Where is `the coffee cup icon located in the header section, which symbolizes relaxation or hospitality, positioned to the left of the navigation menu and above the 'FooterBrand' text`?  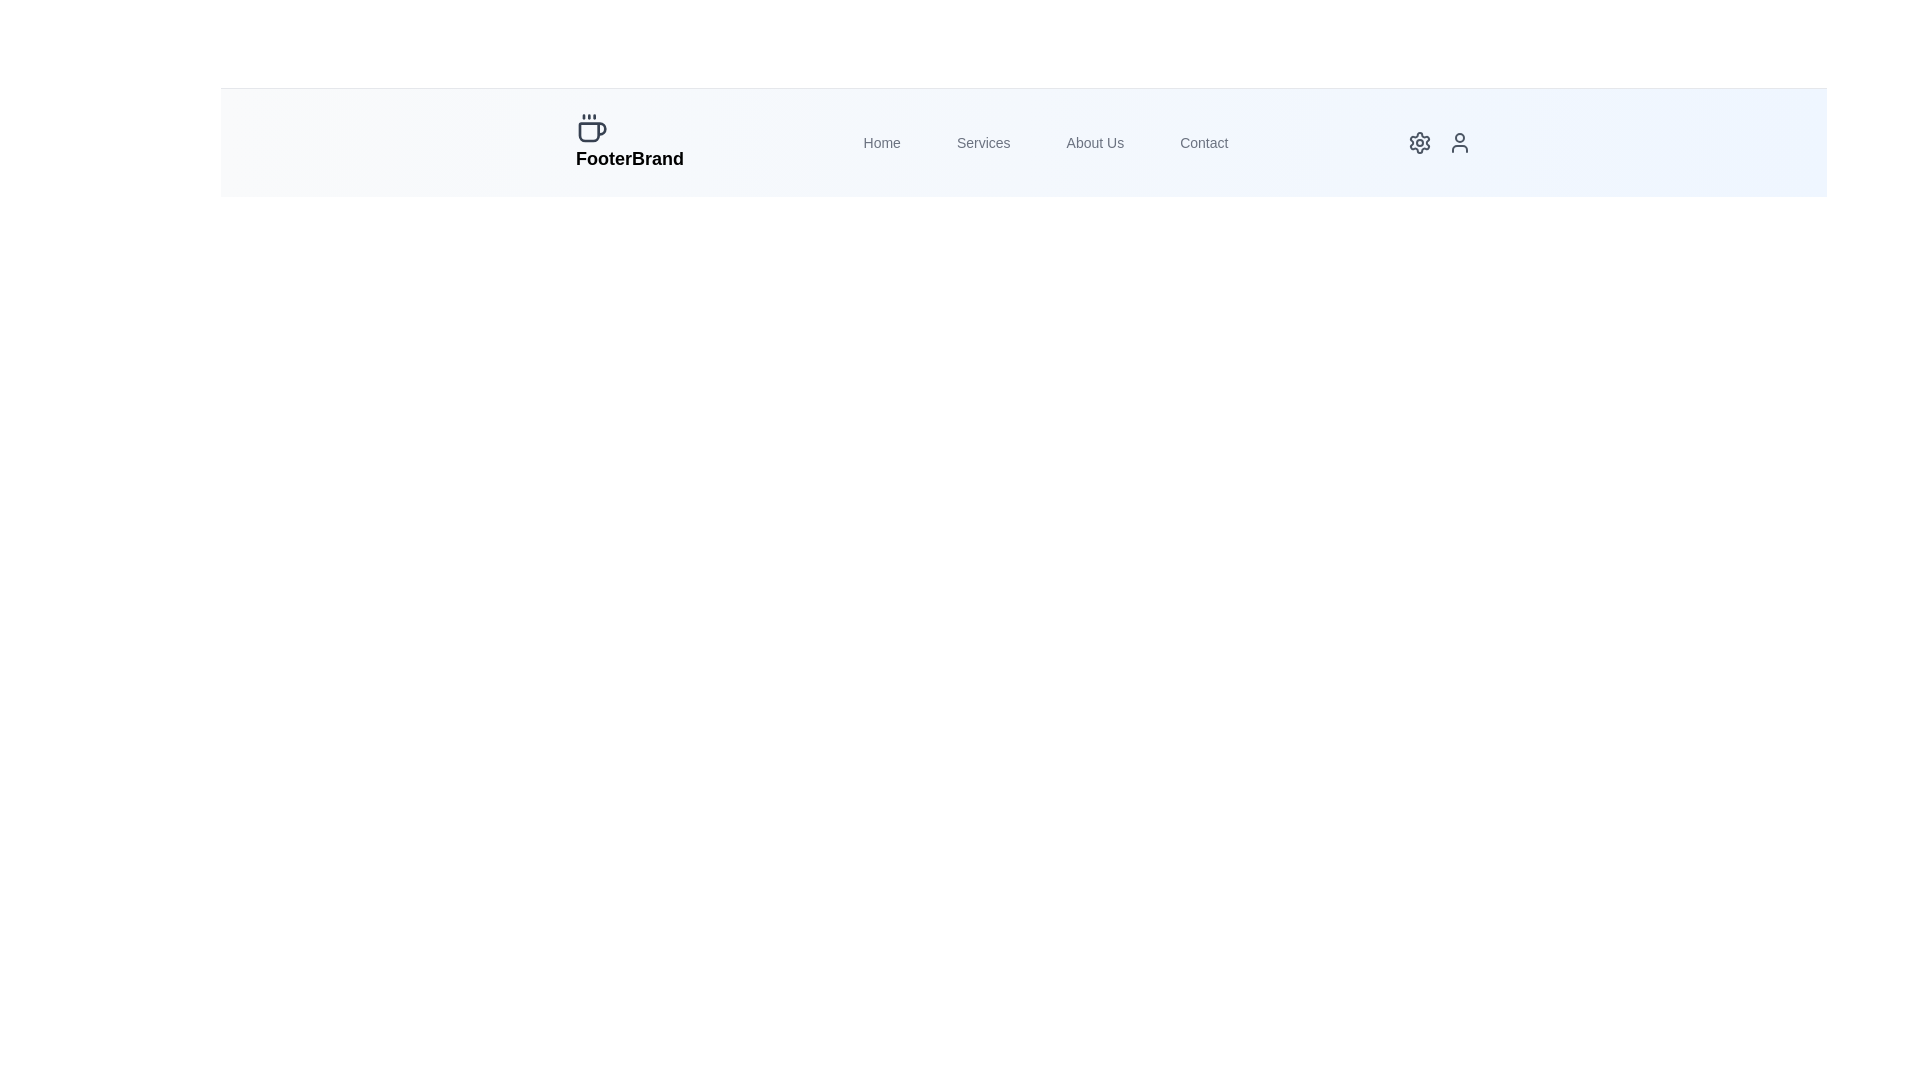
the coffee cup icon located in the header section, which symbolizes relaxation or hospitality, positioned to the left of the navigation menu and above the 'FooterBrand' text is located at coordinates (590, 128).